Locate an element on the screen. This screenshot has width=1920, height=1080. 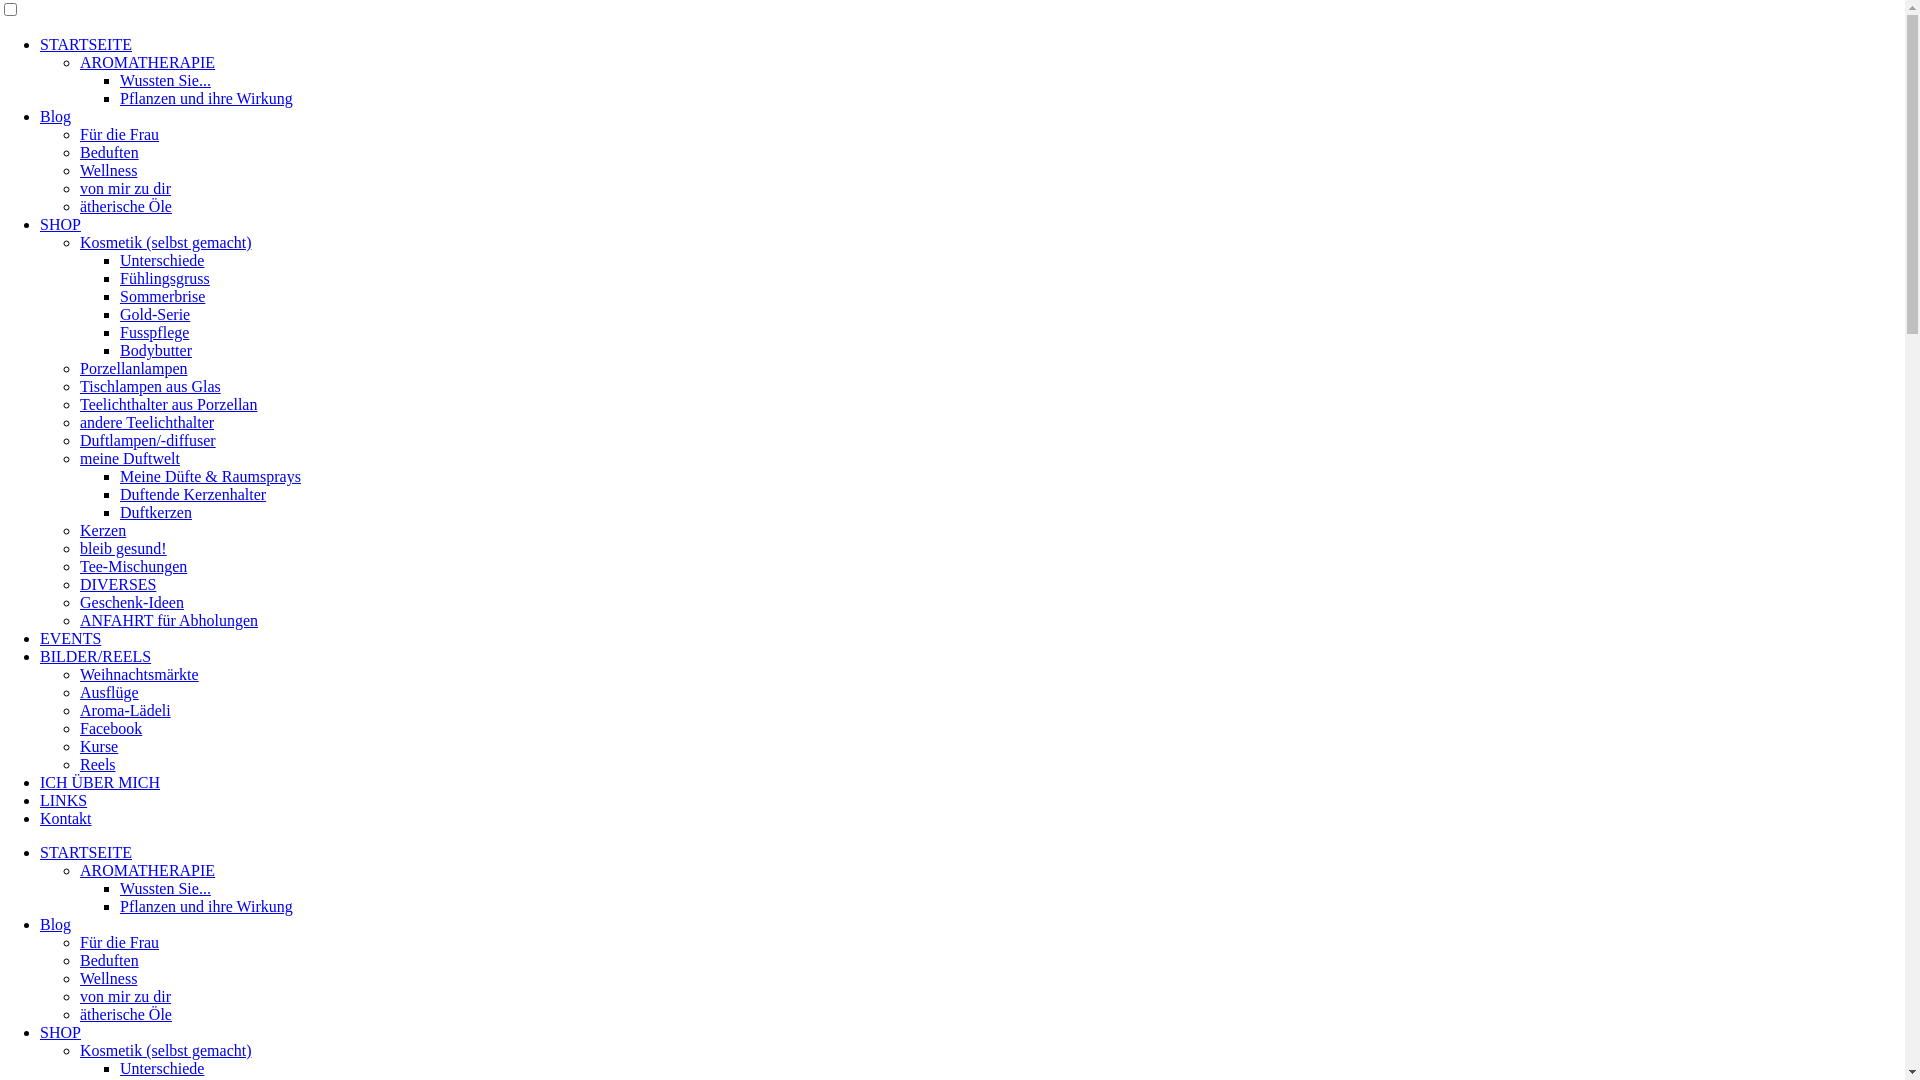
'Teelichthalter aus Porzellan' is located at coordinates (168, 404).